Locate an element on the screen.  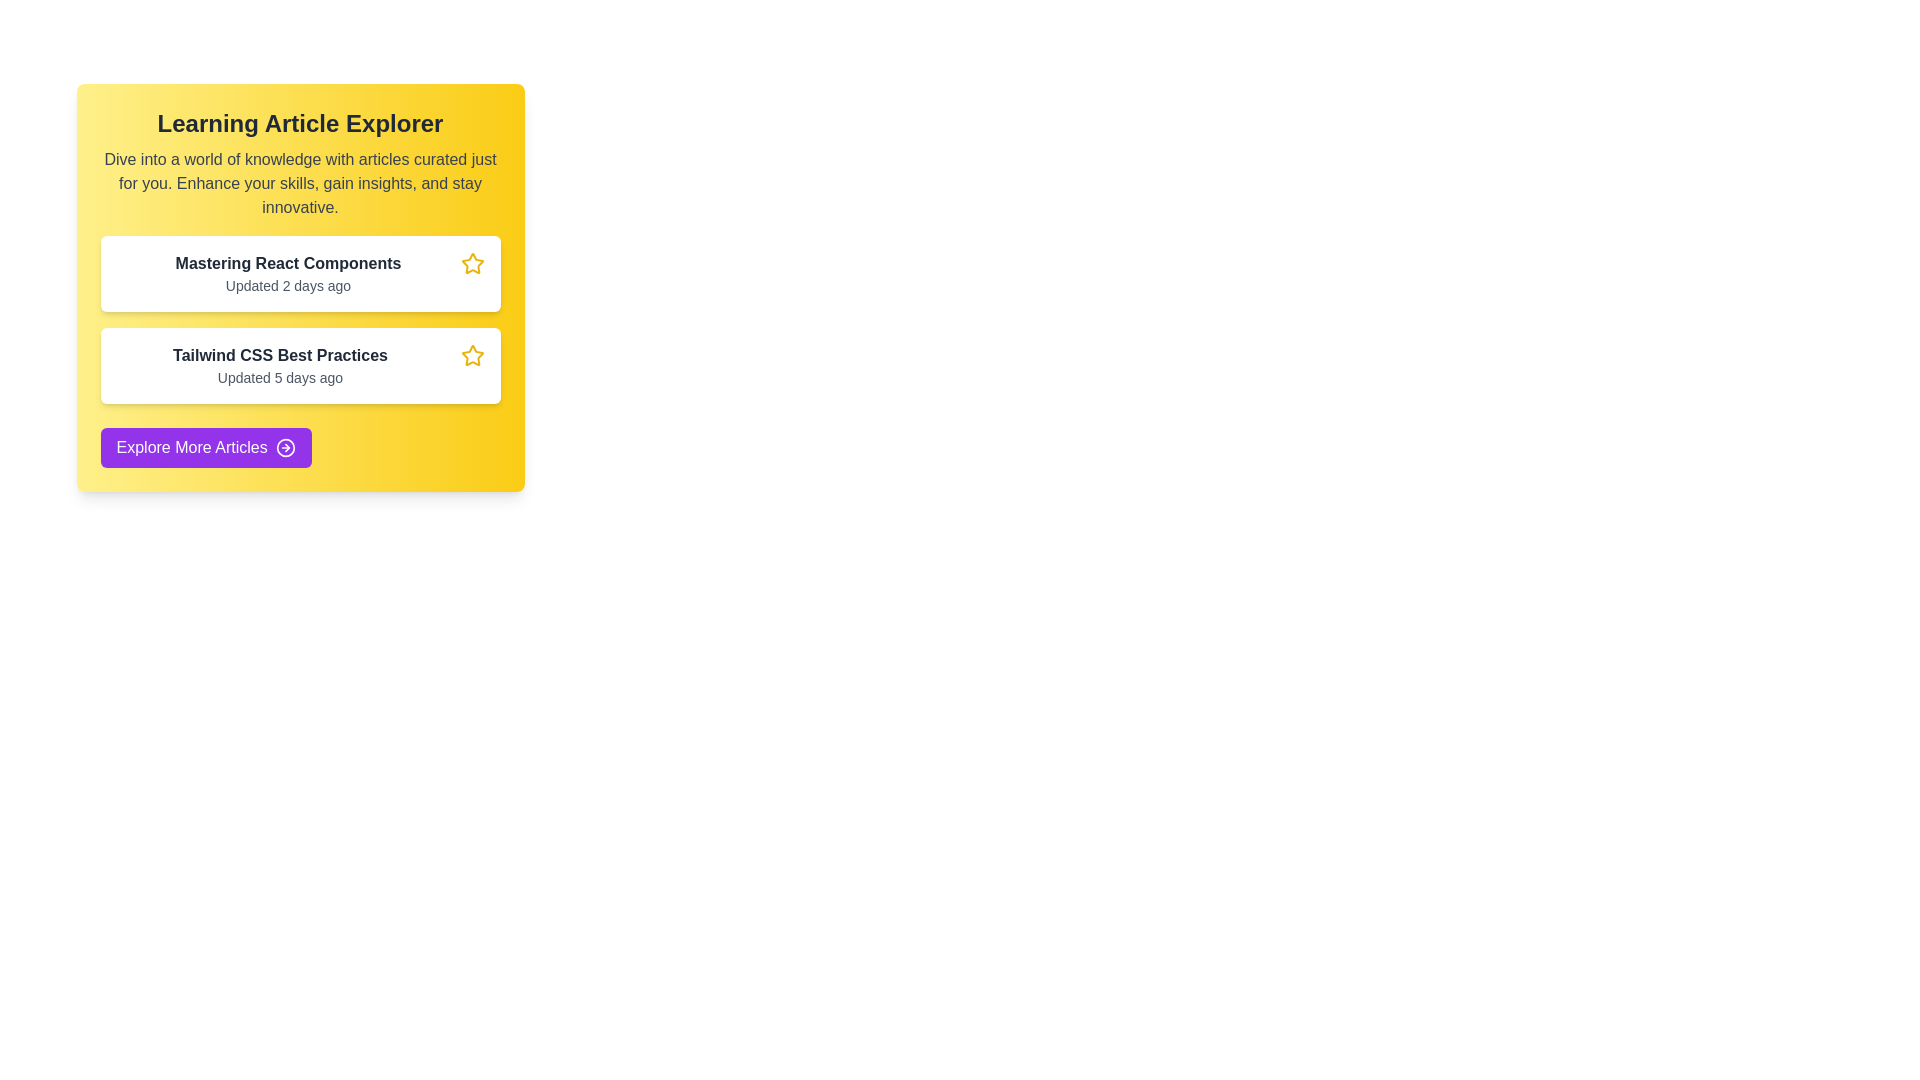
the text label displaying 'Tailwind CSS Best Practices', which is the title of the second article in a vertical list within a yellow panel is located at coordinates (279, 354).